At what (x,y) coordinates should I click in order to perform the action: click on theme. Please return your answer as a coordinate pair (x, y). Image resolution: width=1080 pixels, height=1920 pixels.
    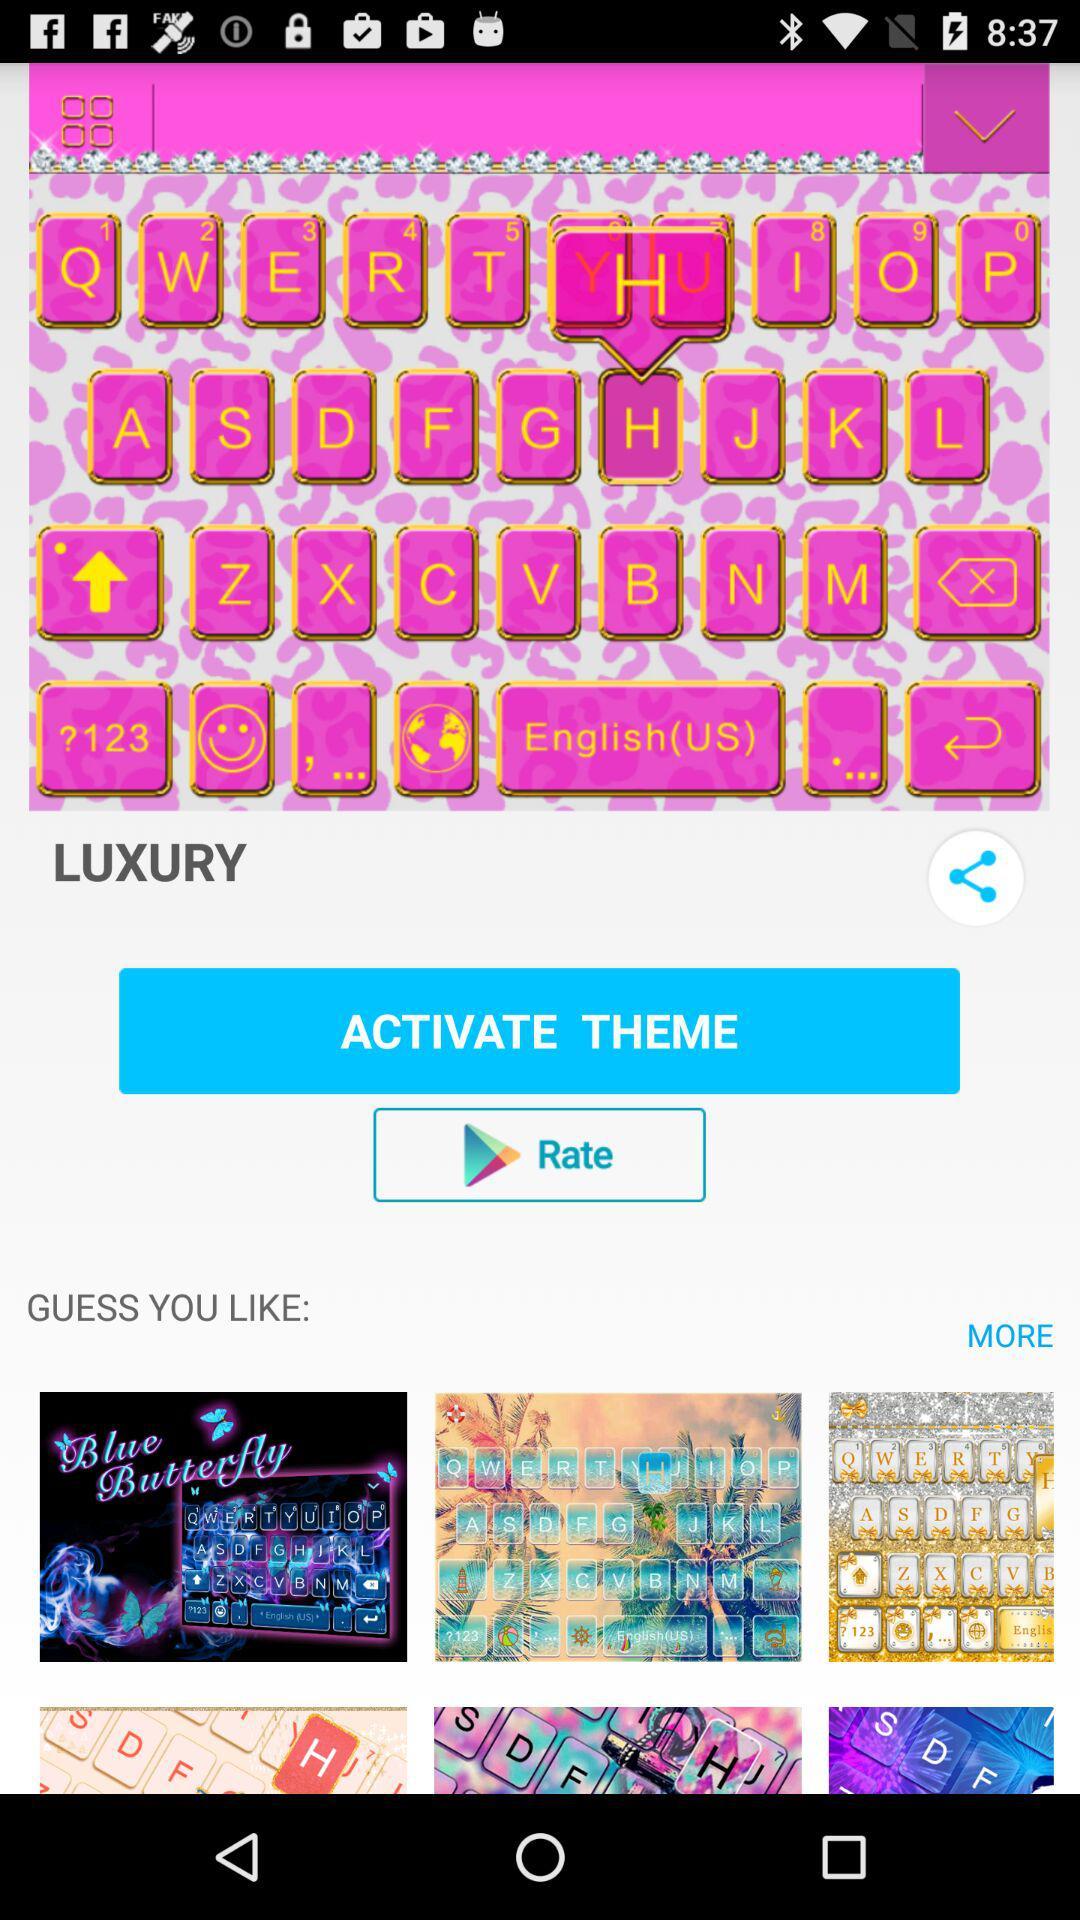
    Looking at the image, I should click on (616, 1525).